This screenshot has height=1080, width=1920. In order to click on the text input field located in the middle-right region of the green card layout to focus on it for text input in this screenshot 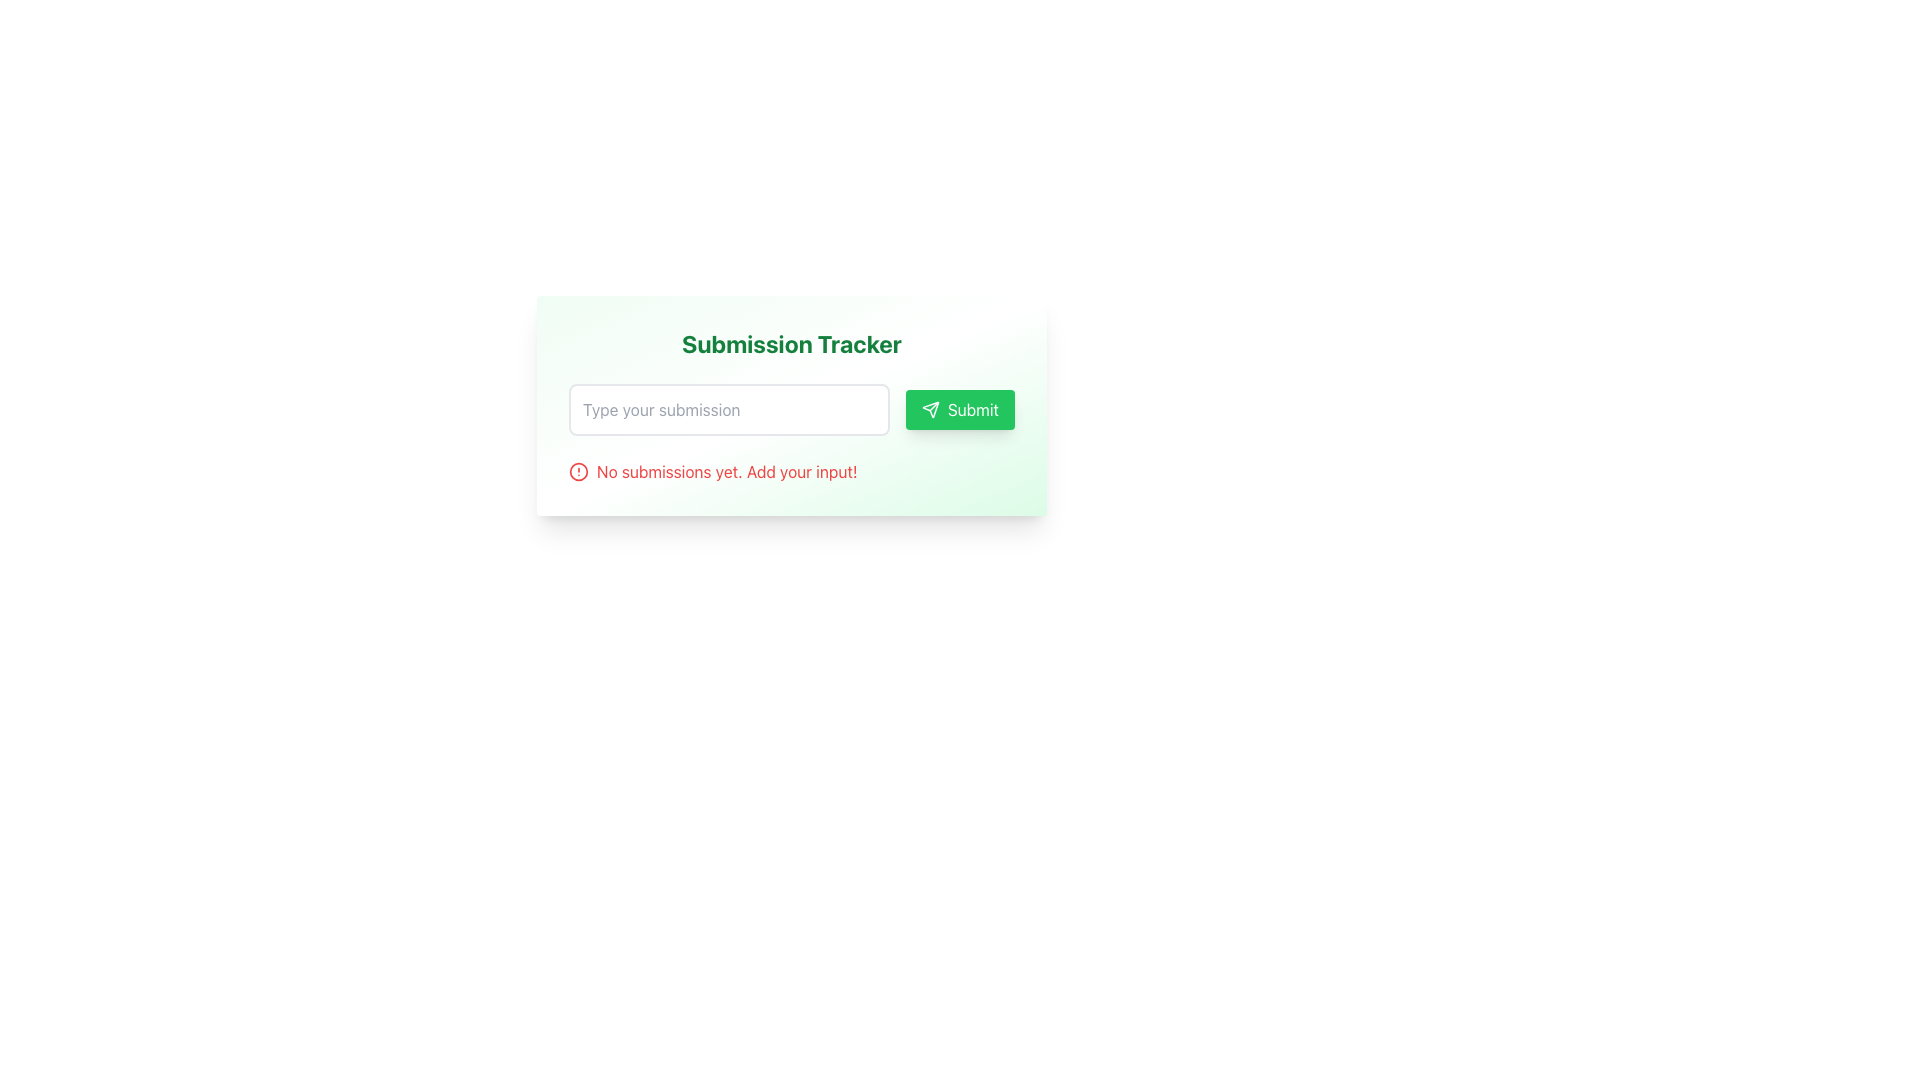, I will do `click(728, 408)`.